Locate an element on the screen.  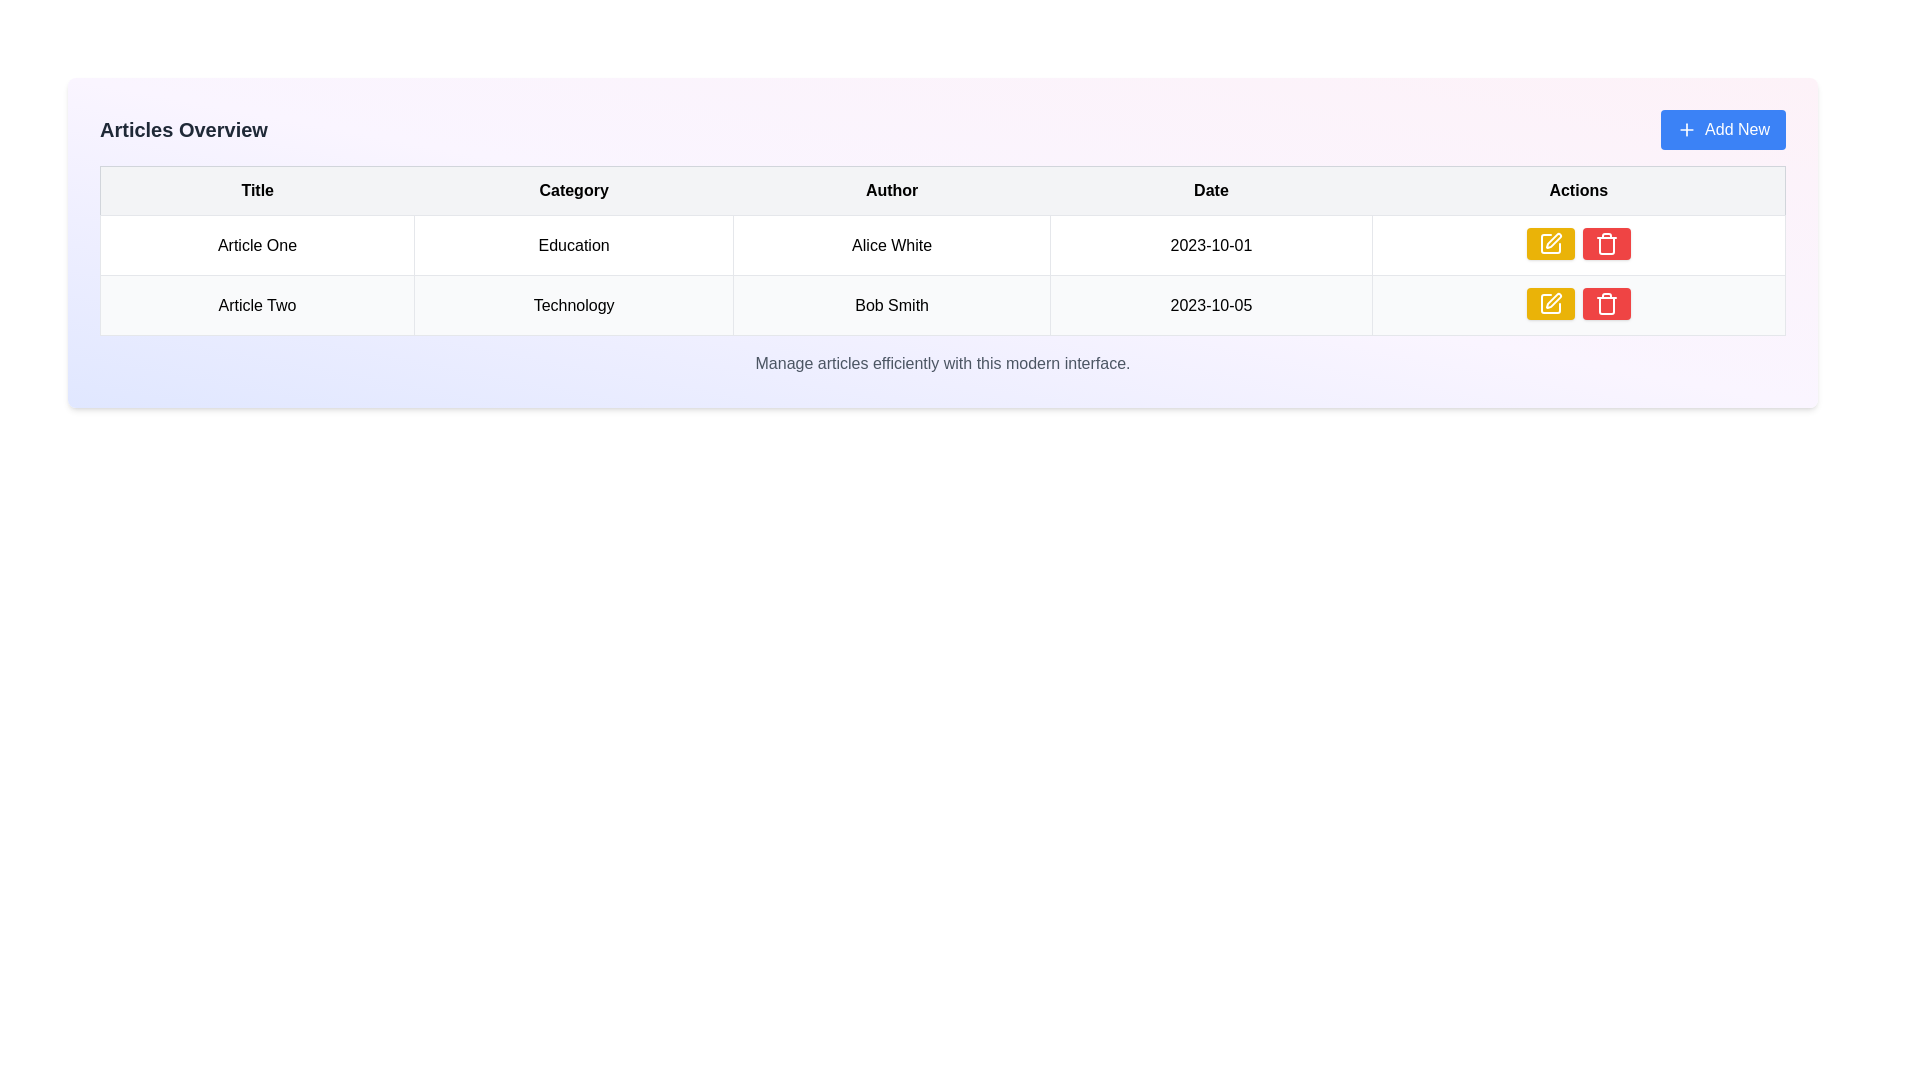
the informational text block located at the bottom of the 'Articles Overview' section, just below the articles table is located at coordinates (941, 363).